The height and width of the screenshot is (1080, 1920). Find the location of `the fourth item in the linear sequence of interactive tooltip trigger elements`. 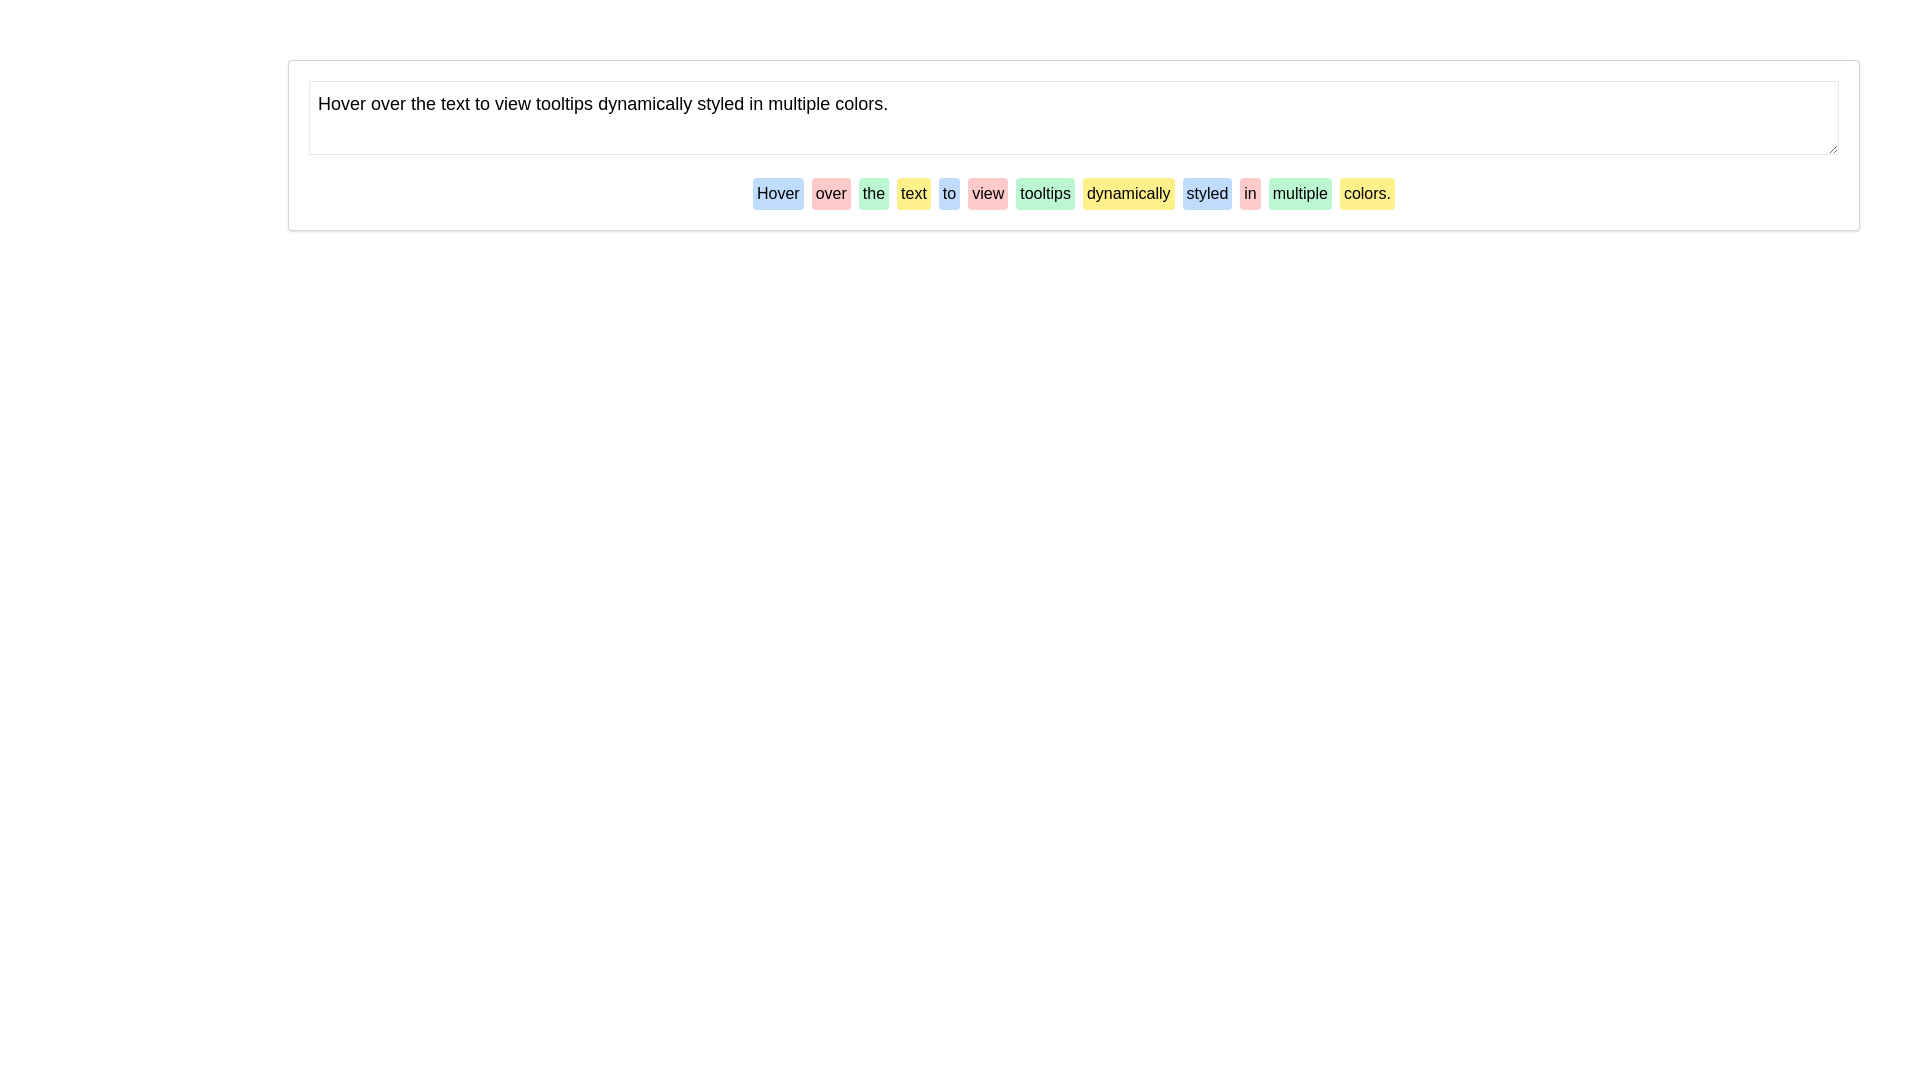

the fourth item in the linear sequence of interactive tooltip trigger elements is located at coordinates (873, 193).